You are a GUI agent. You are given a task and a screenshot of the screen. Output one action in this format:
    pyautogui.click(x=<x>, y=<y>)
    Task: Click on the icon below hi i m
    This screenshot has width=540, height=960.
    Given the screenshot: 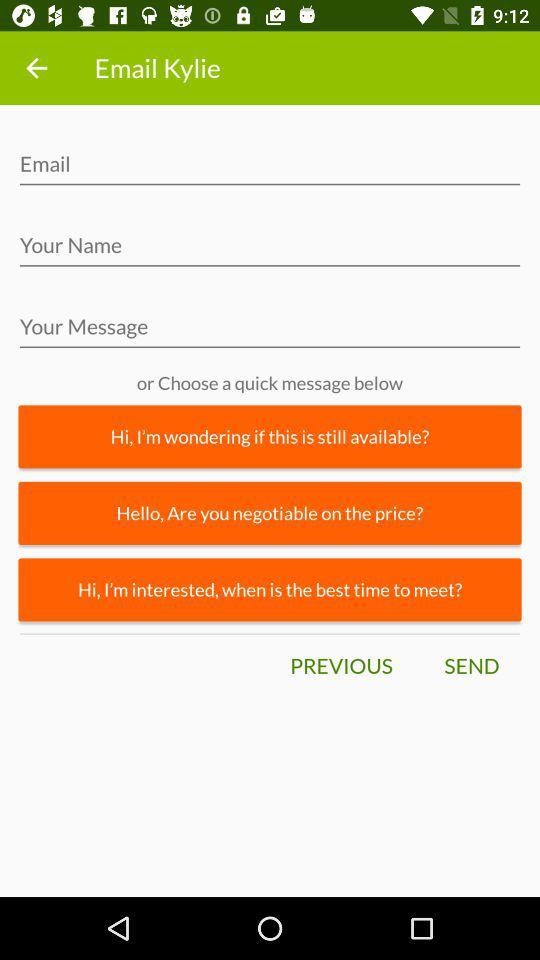 What is the action you would take?
    pyautogui.click(x=270, y=512)
    